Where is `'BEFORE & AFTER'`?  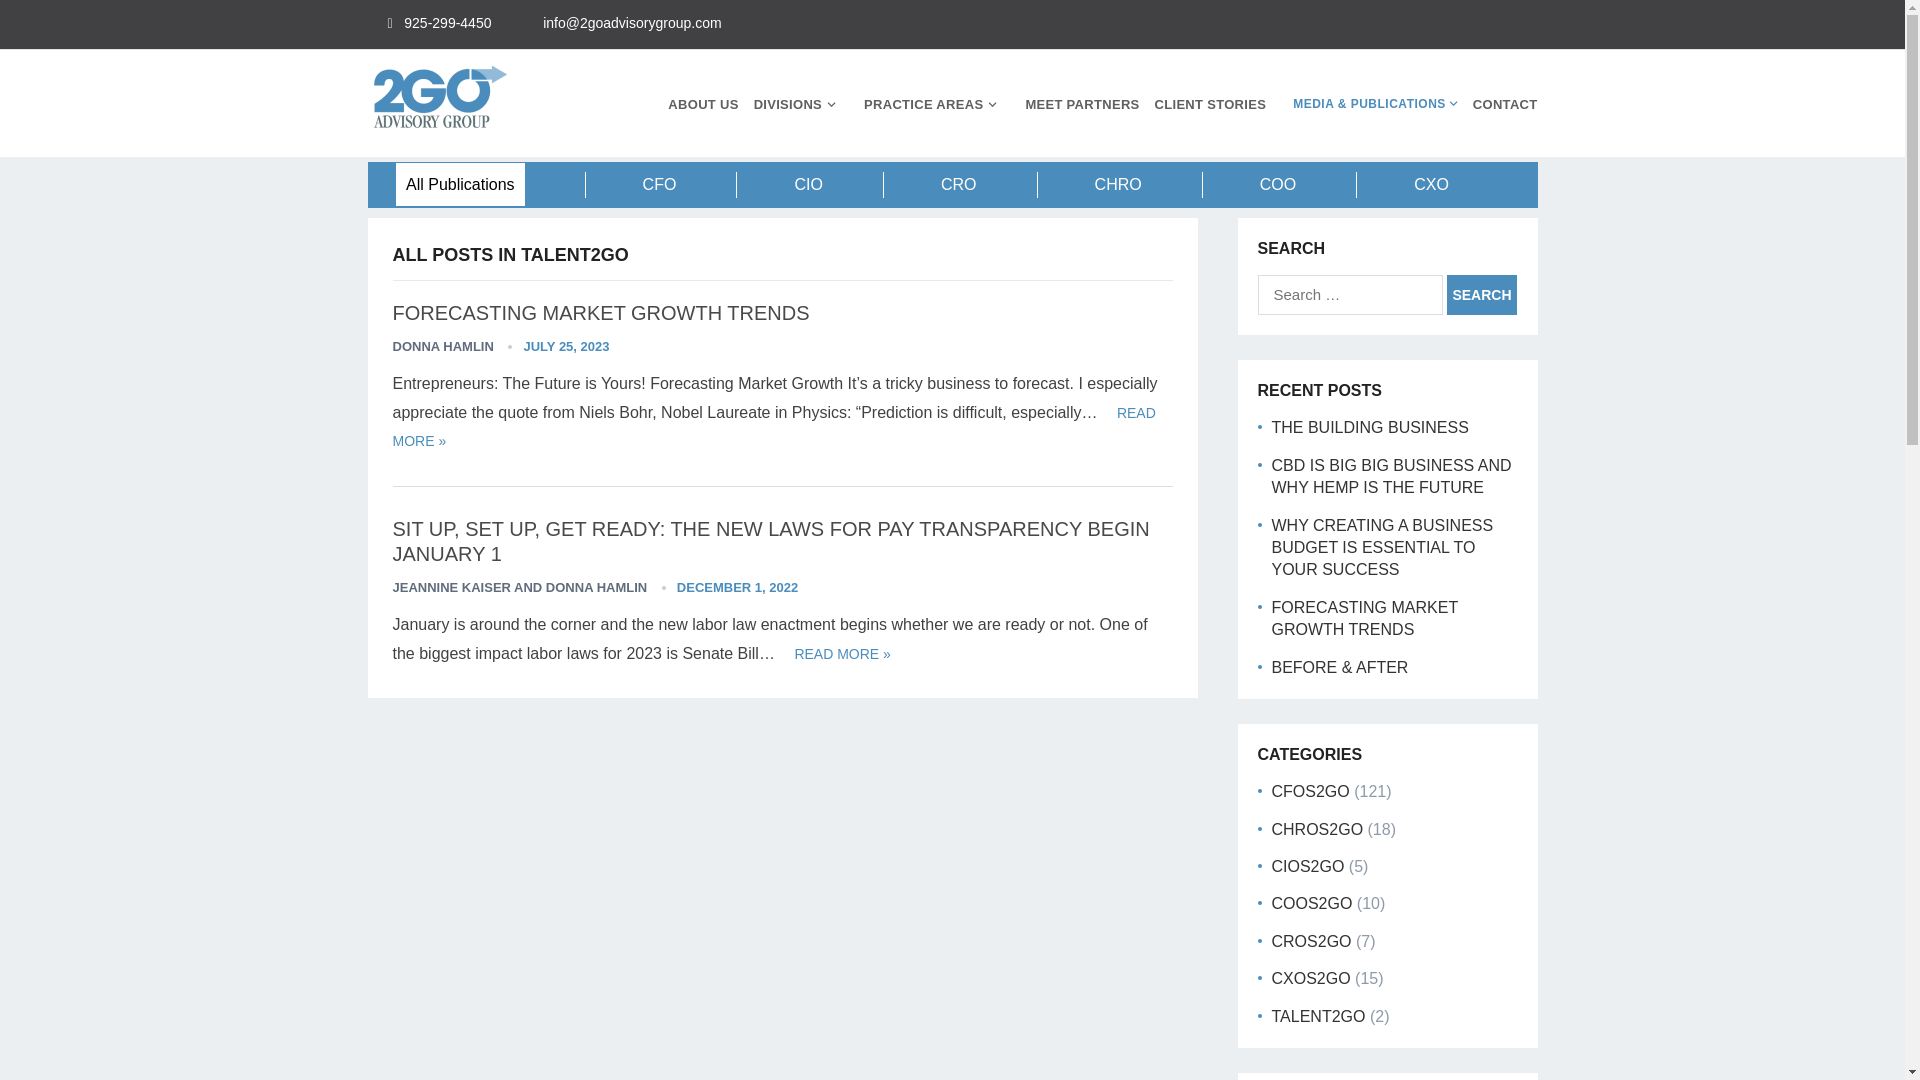
'BEFORE & AFTER' is located at coordinates (1340, 666).